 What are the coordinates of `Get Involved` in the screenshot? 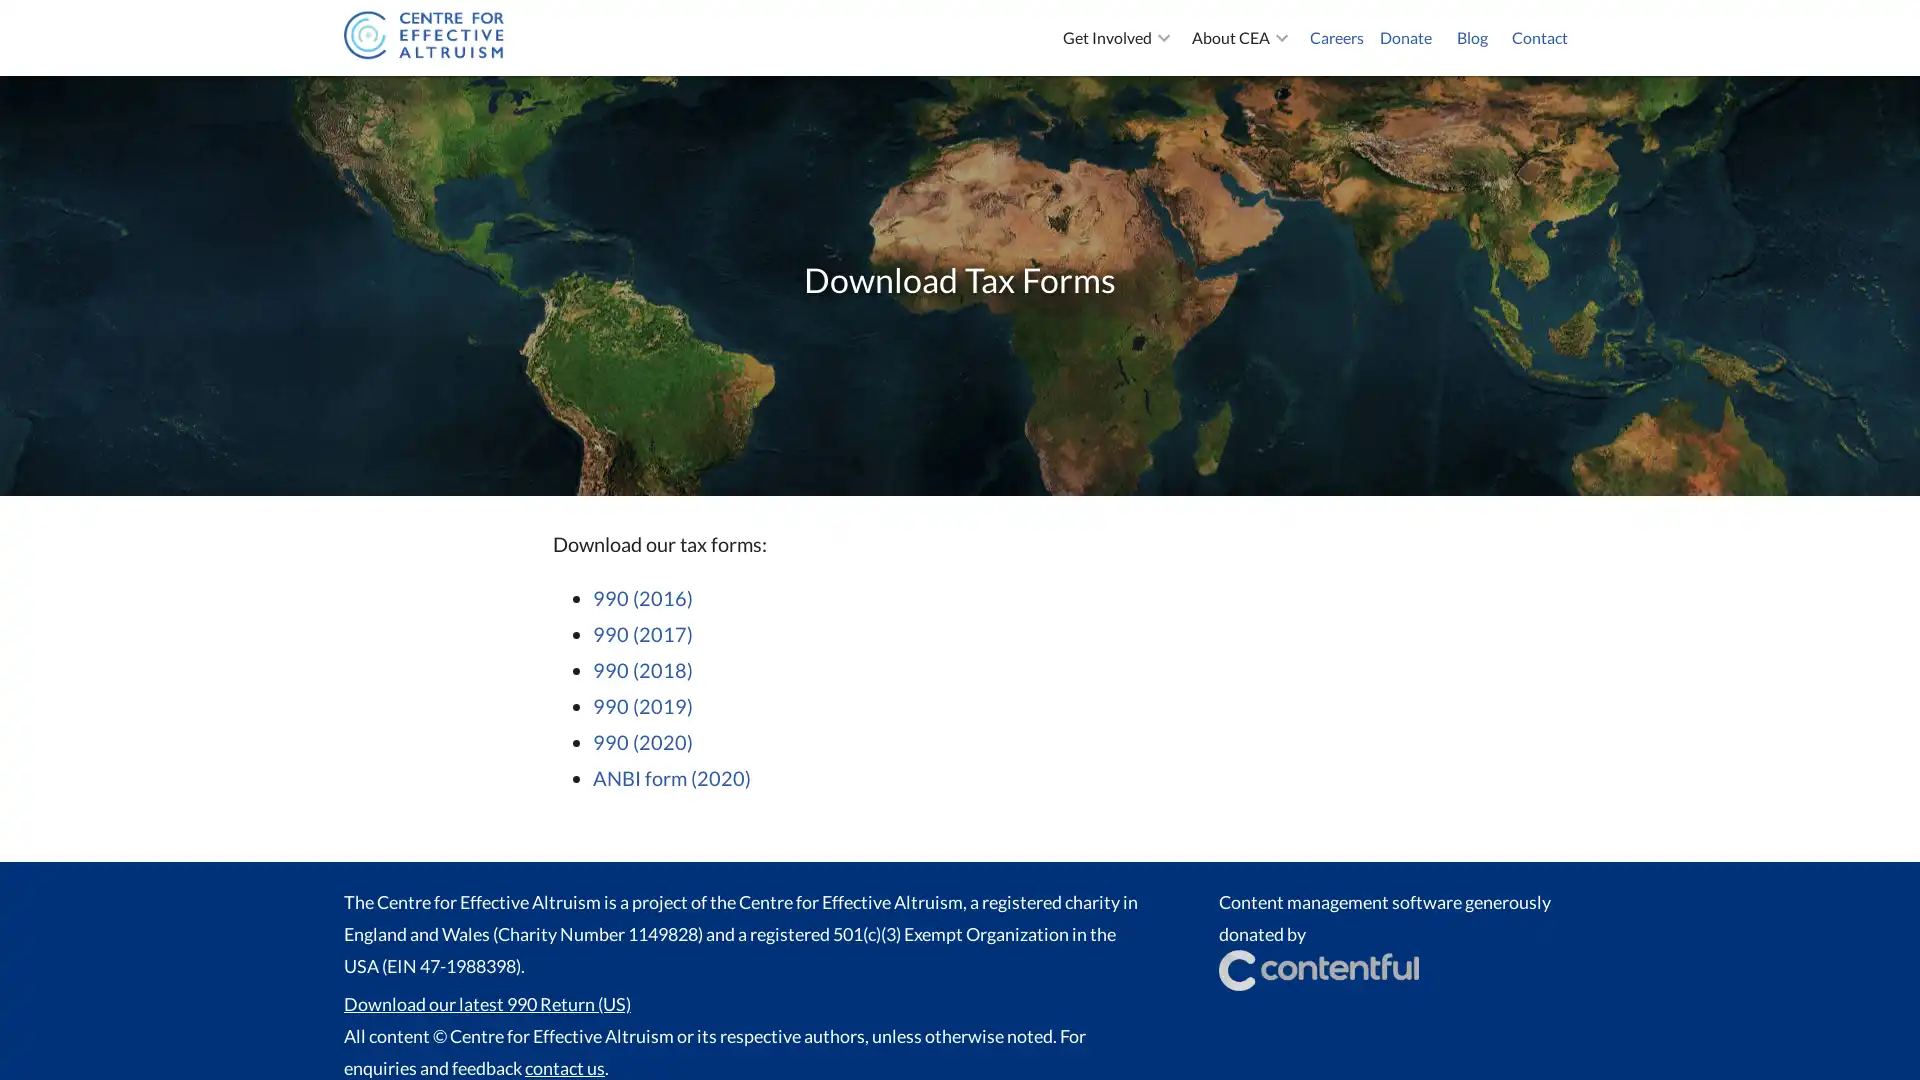 It's located at (1118, 38).